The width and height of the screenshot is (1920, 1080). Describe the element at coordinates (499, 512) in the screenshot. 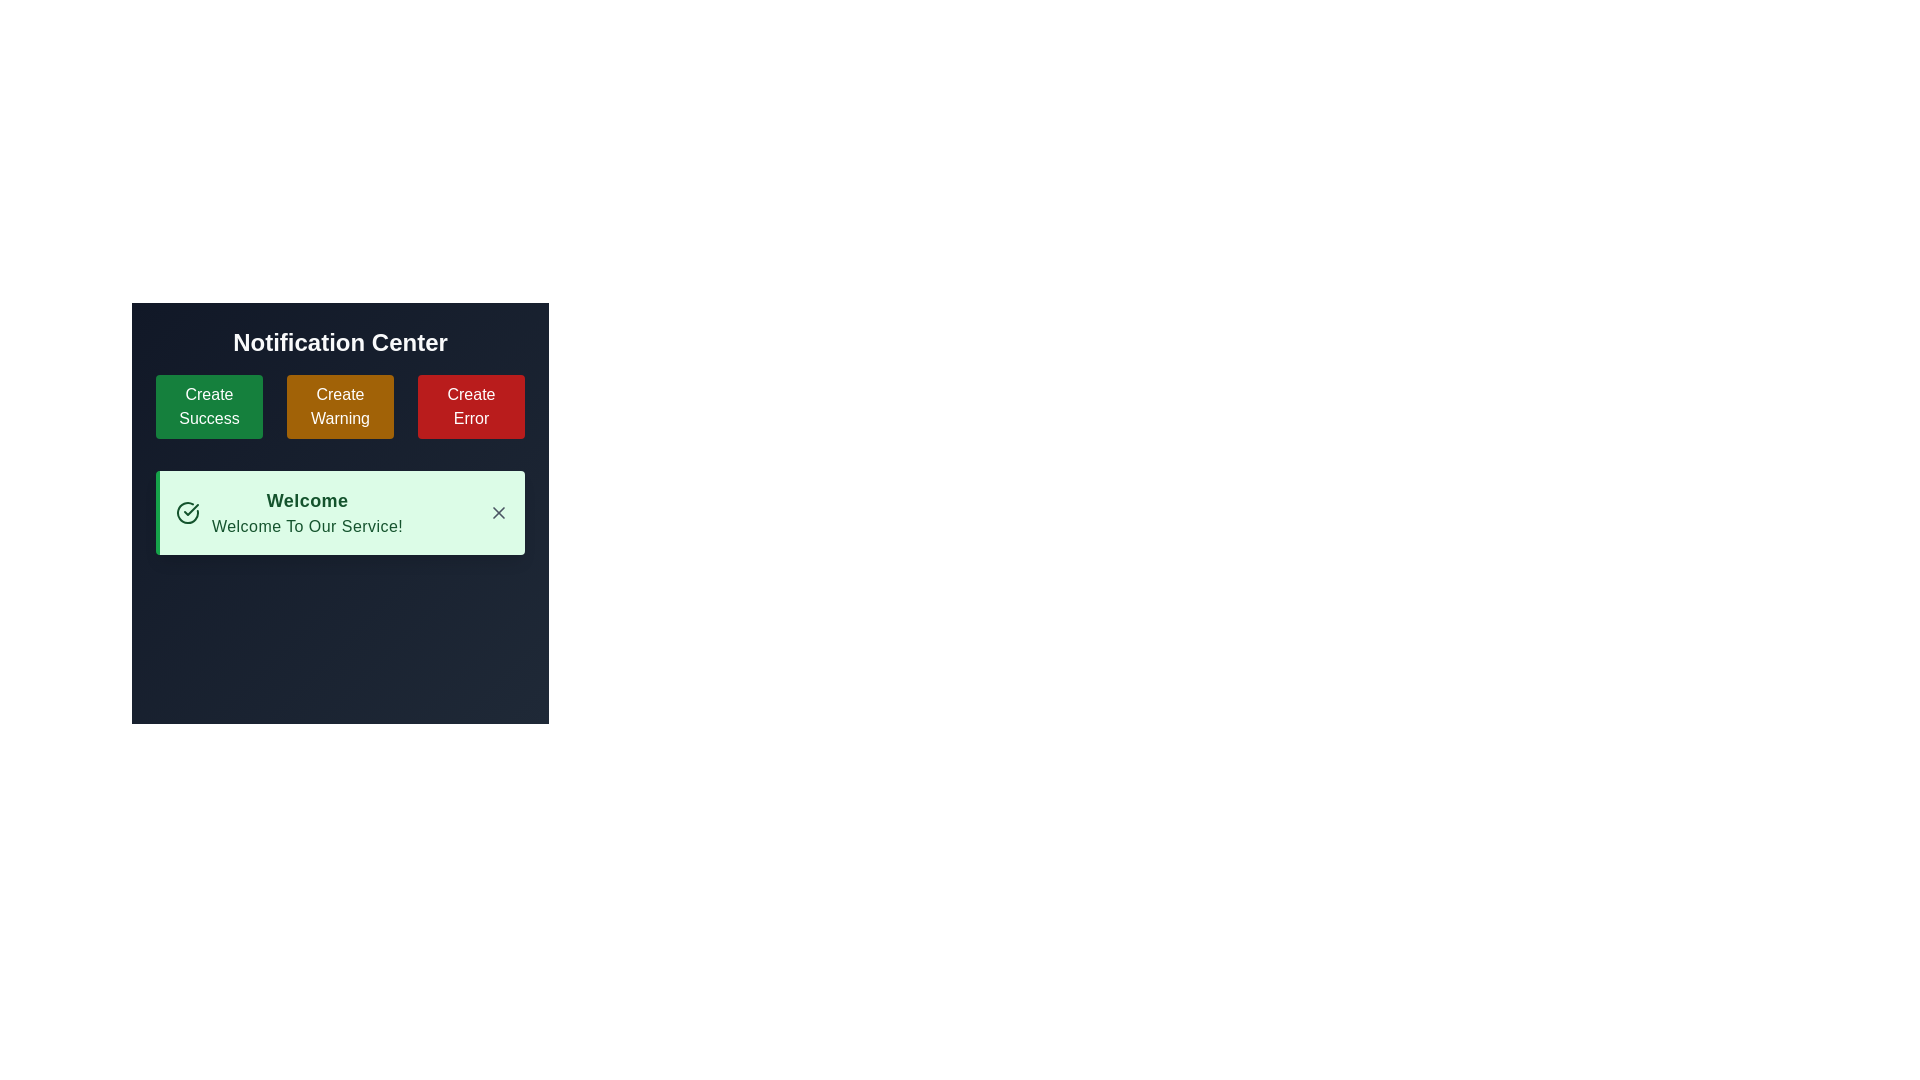

I see `the close or dismiss icon (X icon) within the 'Welcome' notification box` at that location.